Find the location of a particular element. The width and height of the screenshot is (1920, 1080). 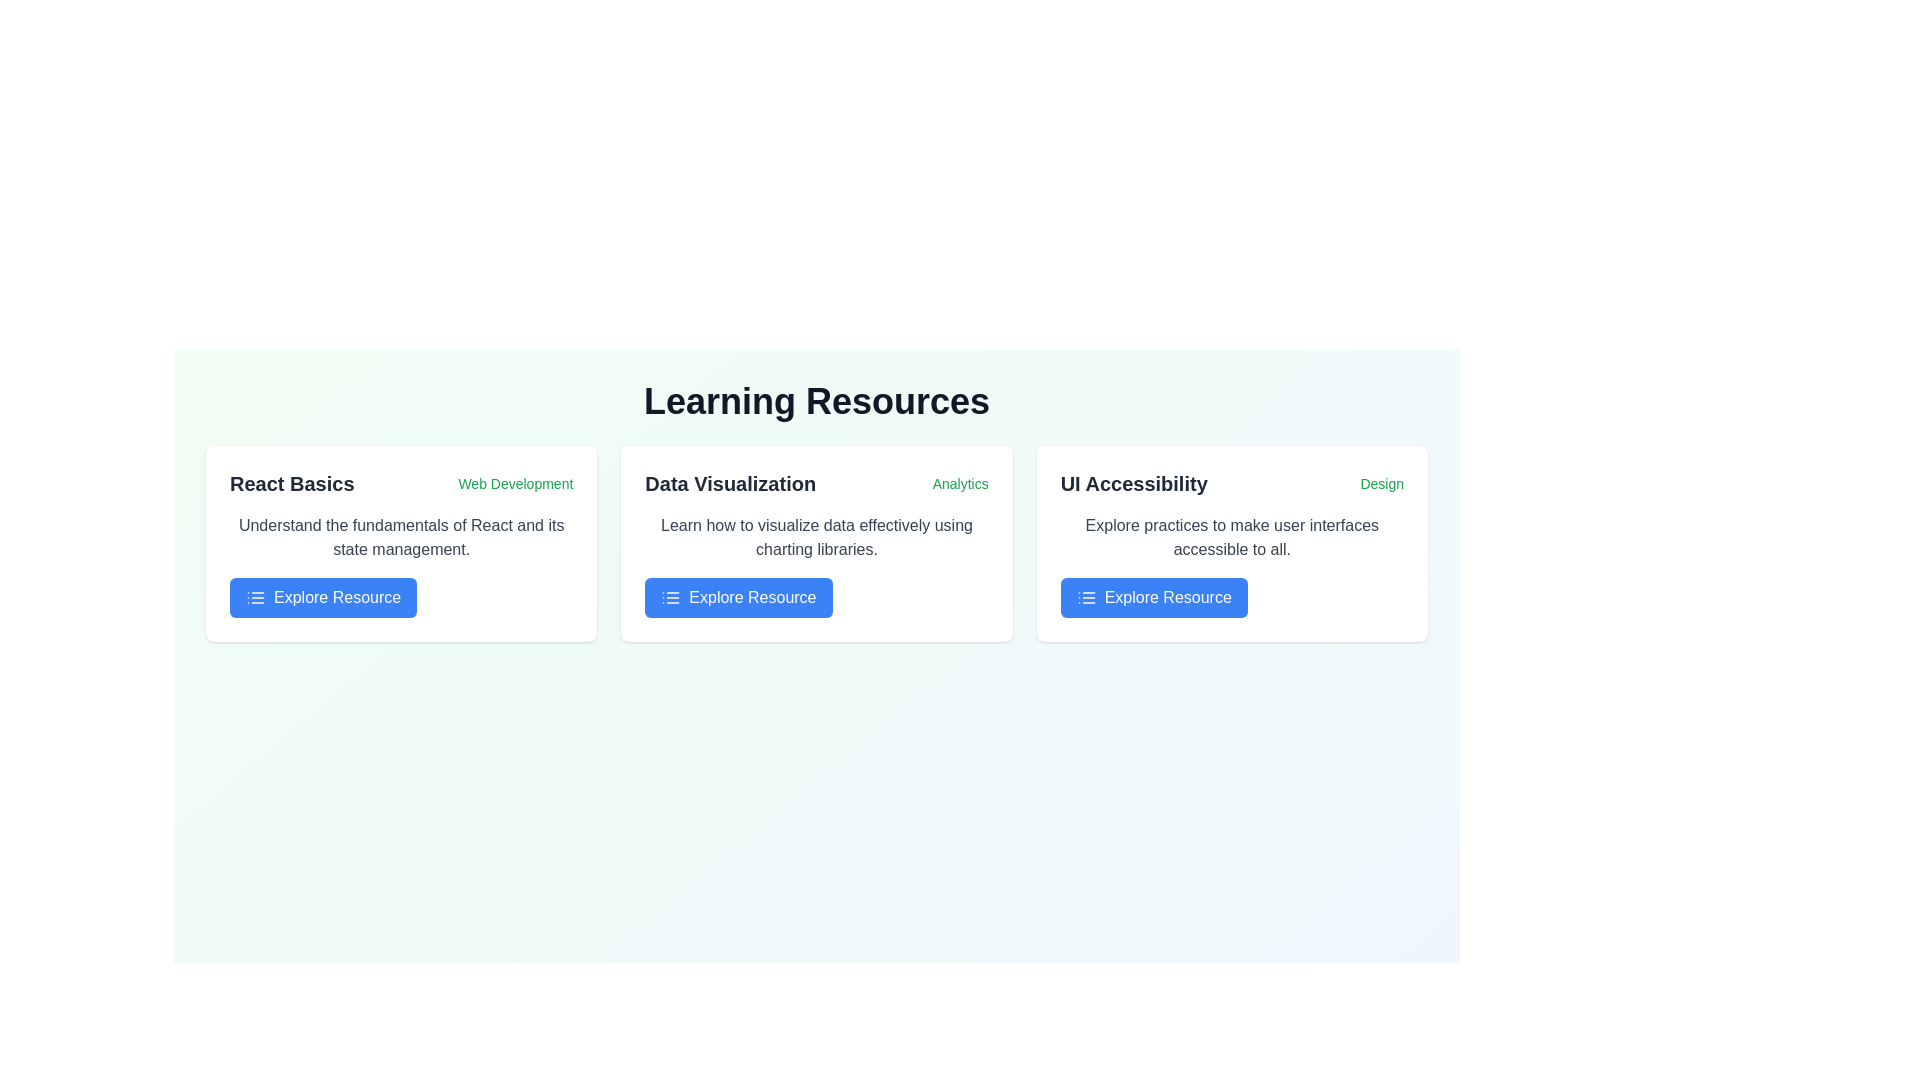

displayed text on the second card in the grid that provides information about resources for learning data visualization is located at coordinates (816, 543).